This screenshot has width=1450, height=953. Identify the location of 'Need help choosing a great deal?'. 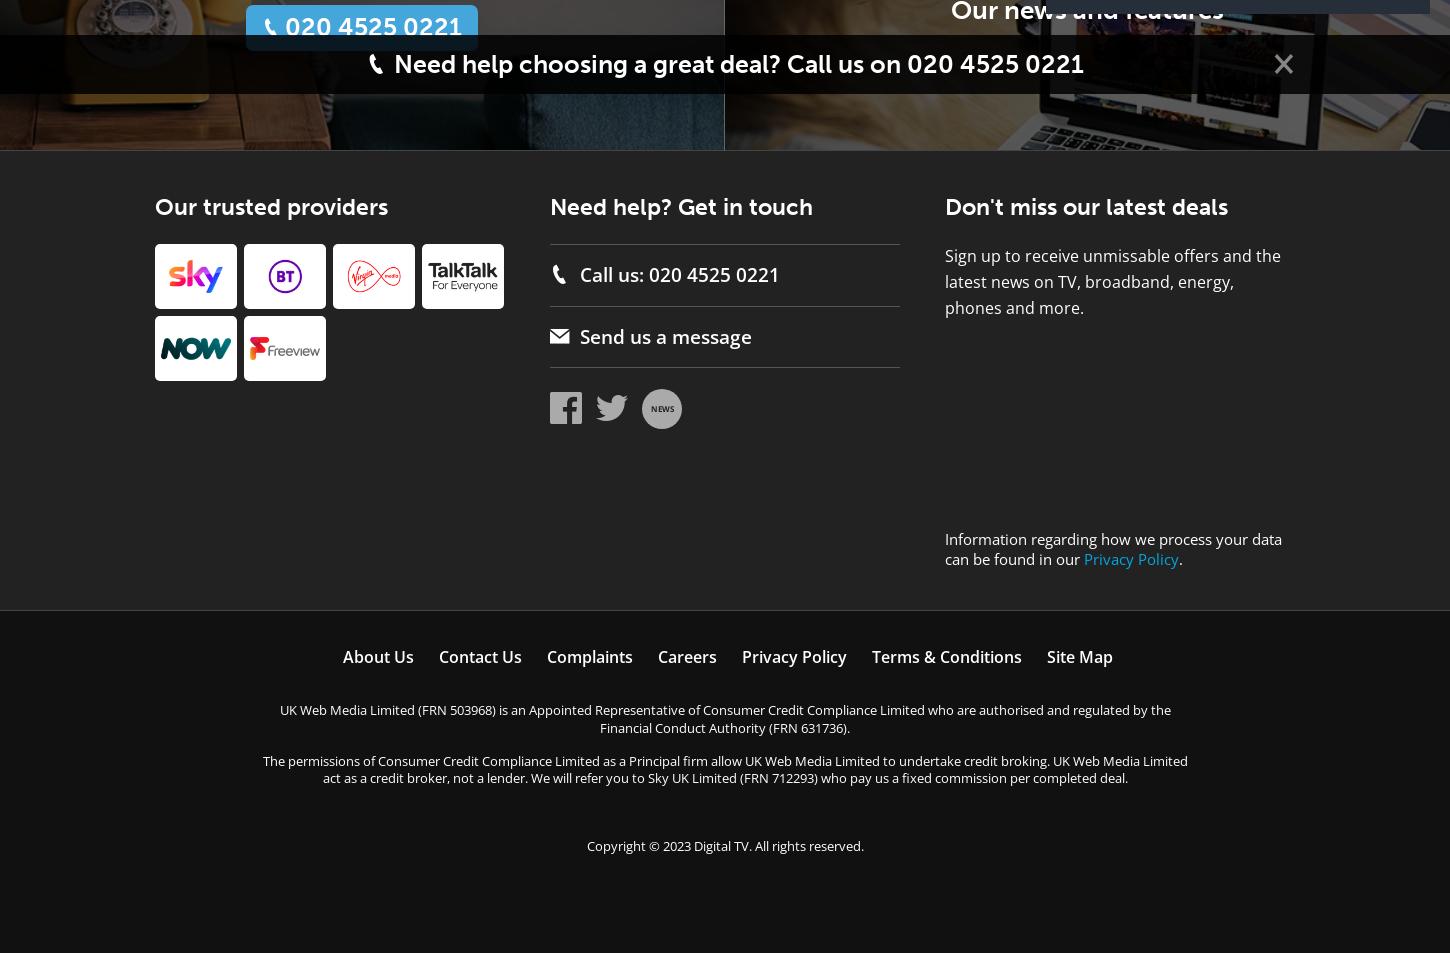
(587, 62).